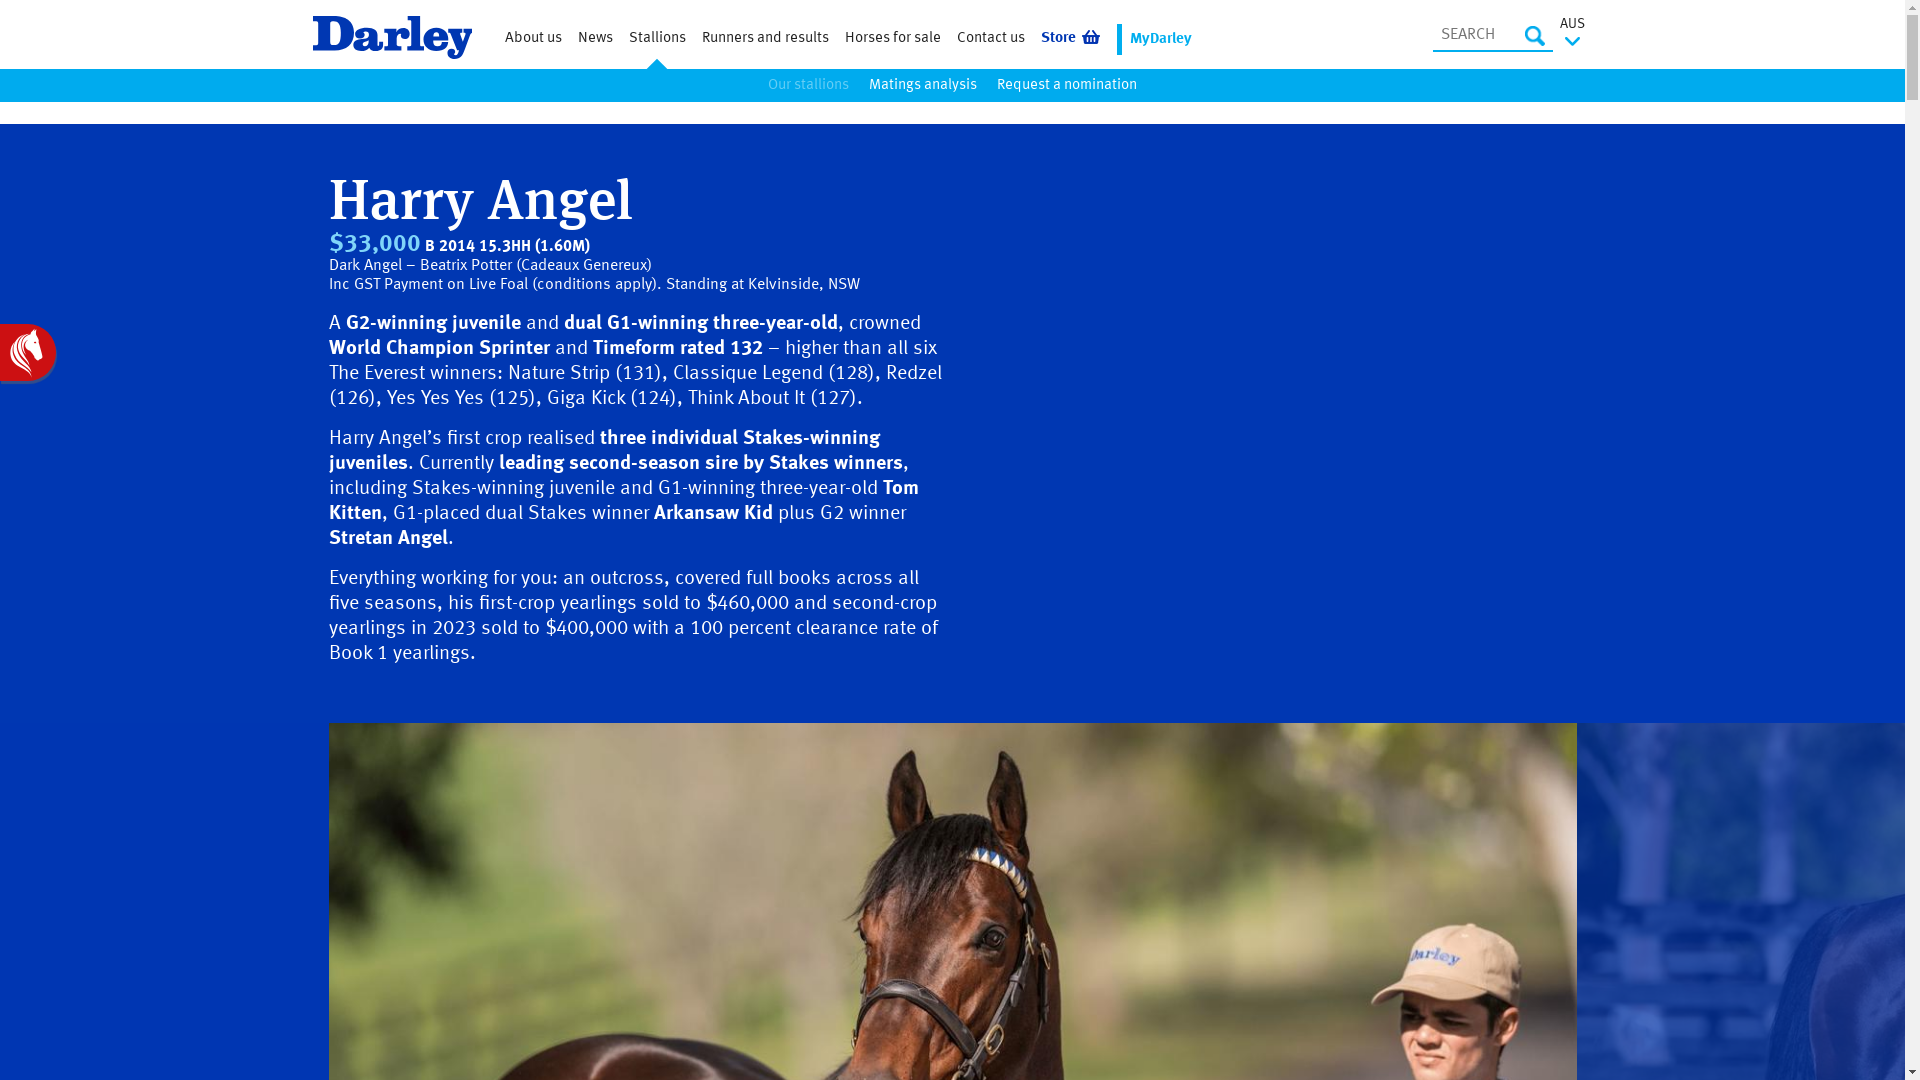 The height and width of the screenshot is (1080, 1920). Describe the element at coordinates (656, 38) in the screenshot. I see `'Stallions'` at that location.